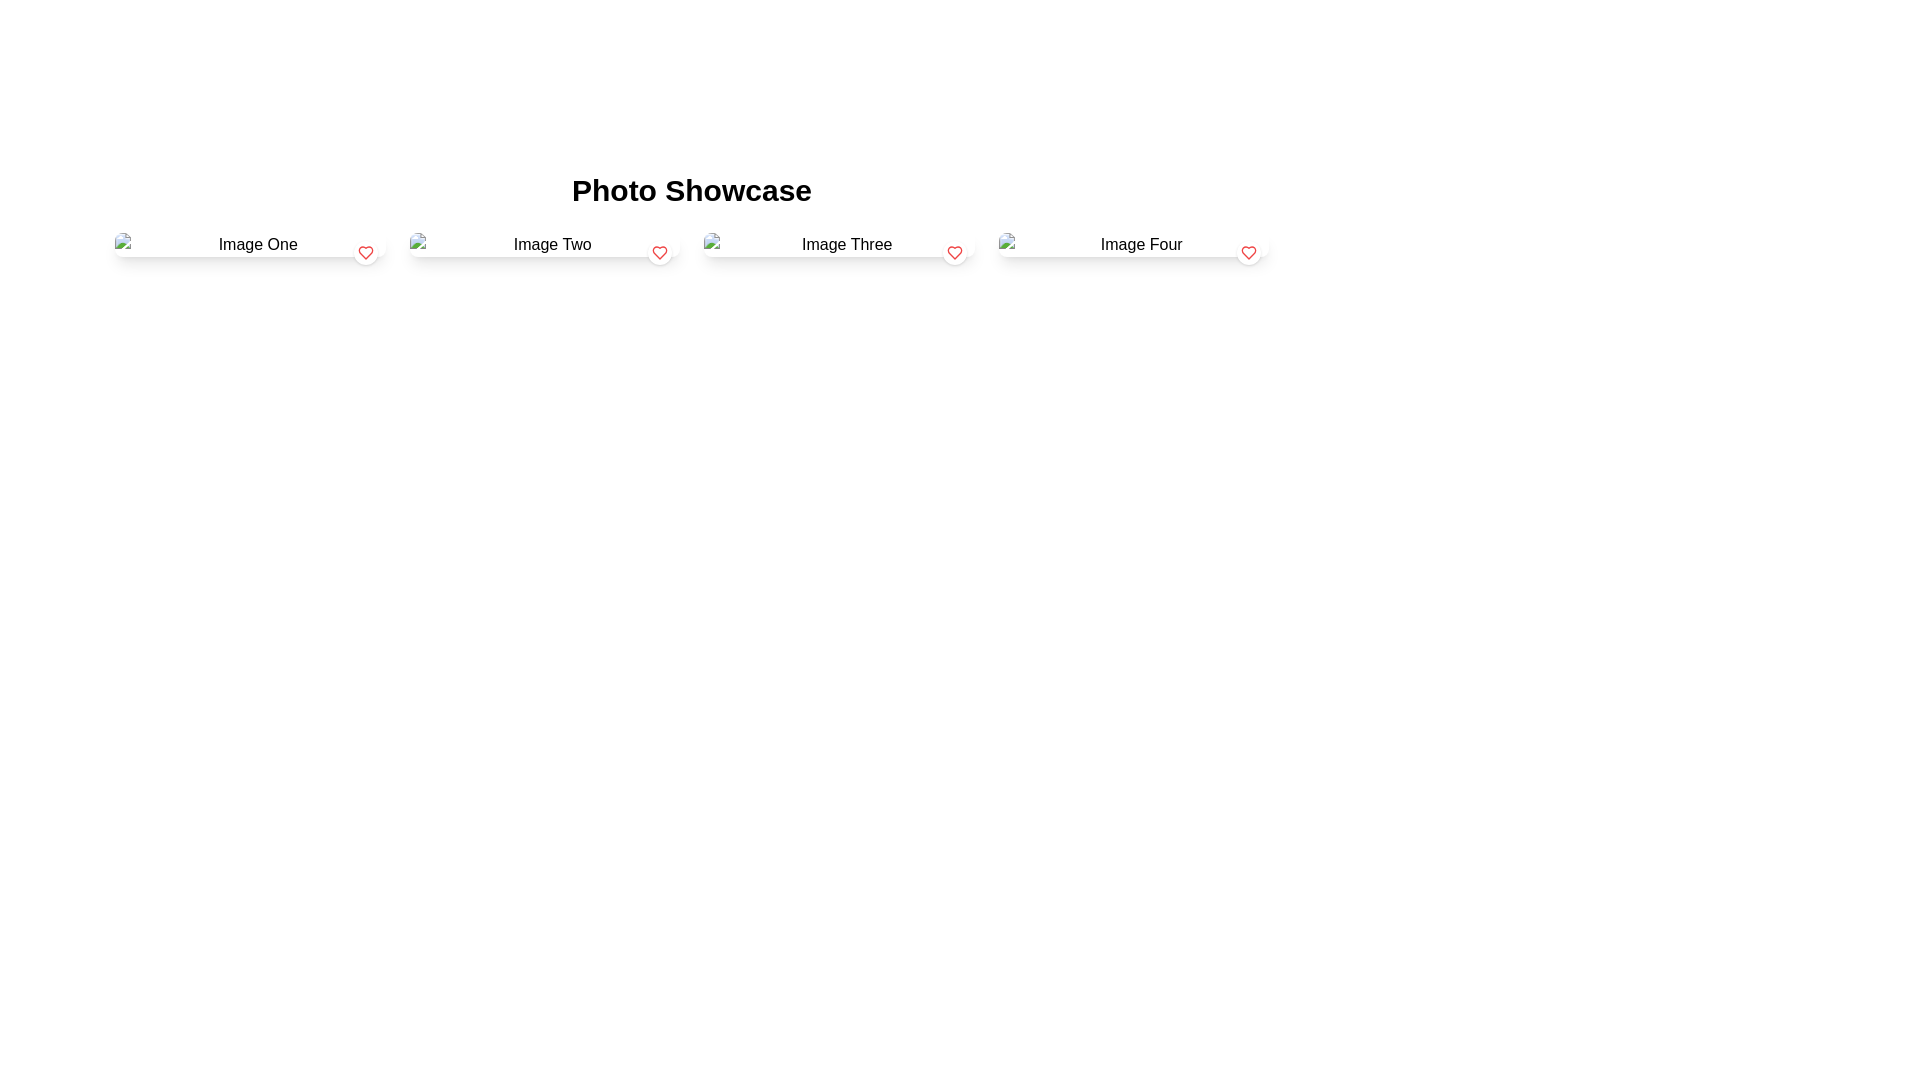  I want to click on the heart icon button located in the top-right corner of the 'Image Three' section of the photo showcase grid, so click(953, 252).